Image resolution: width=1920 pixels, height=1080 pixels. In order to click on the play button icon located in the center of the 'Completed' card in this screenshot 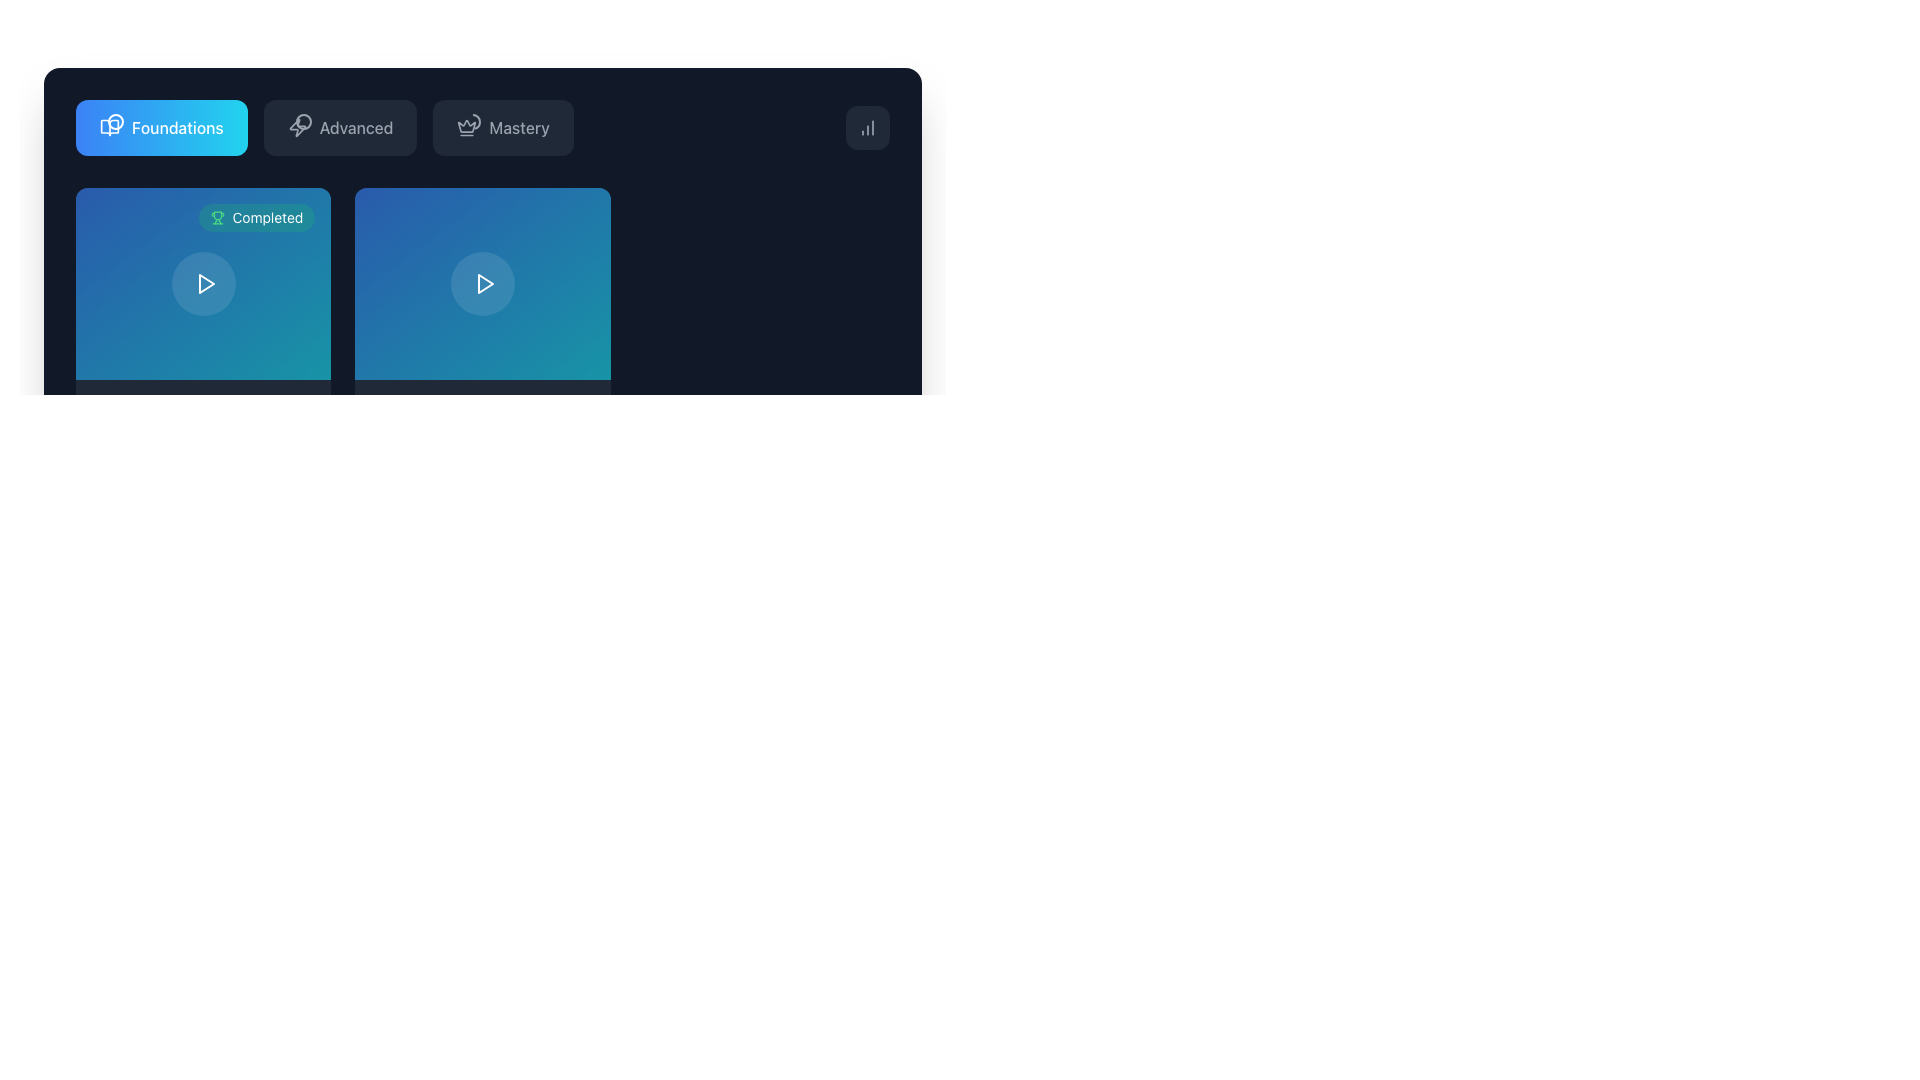, I will do `click(206, 284)`.